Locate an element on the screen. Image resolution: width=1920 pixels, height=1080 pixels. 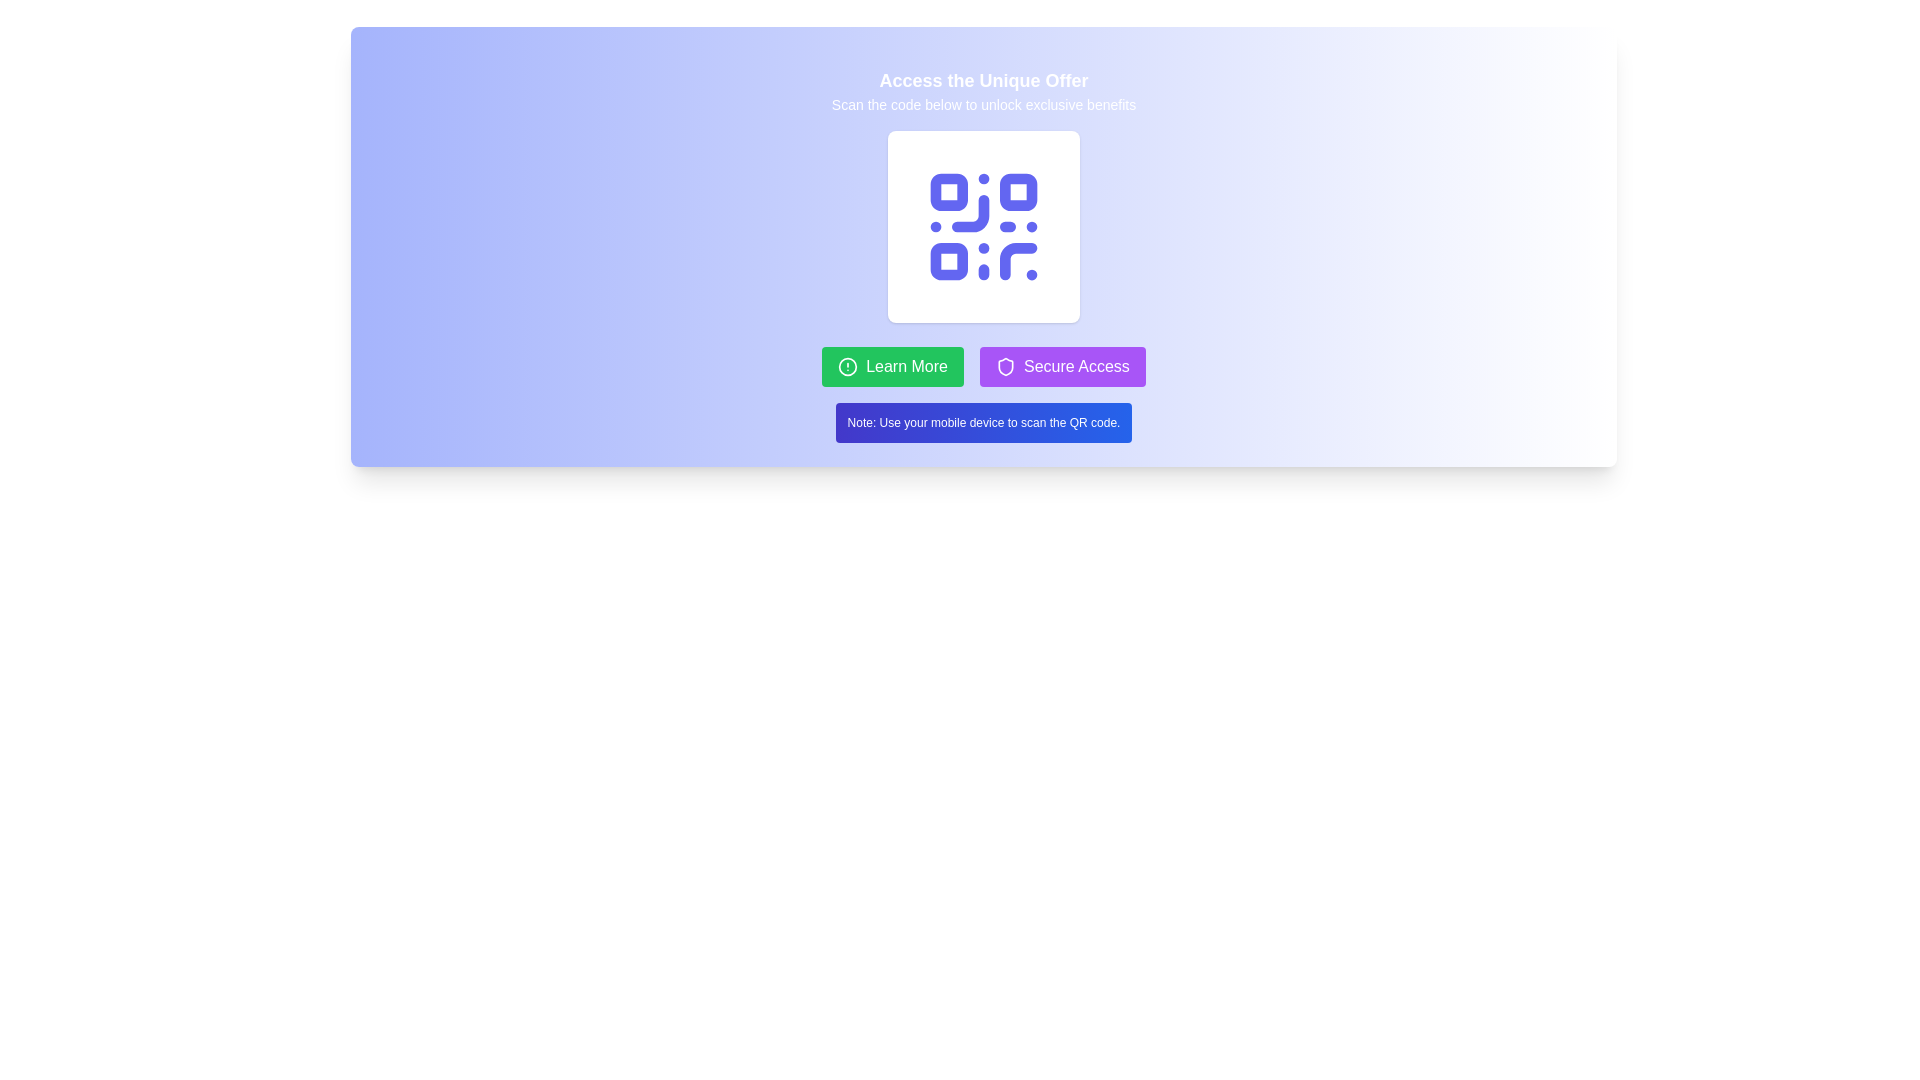
the 'Secure Access' button which contains the security icon, positioned at the center-left of the button is located at coordinates (1006, 366).